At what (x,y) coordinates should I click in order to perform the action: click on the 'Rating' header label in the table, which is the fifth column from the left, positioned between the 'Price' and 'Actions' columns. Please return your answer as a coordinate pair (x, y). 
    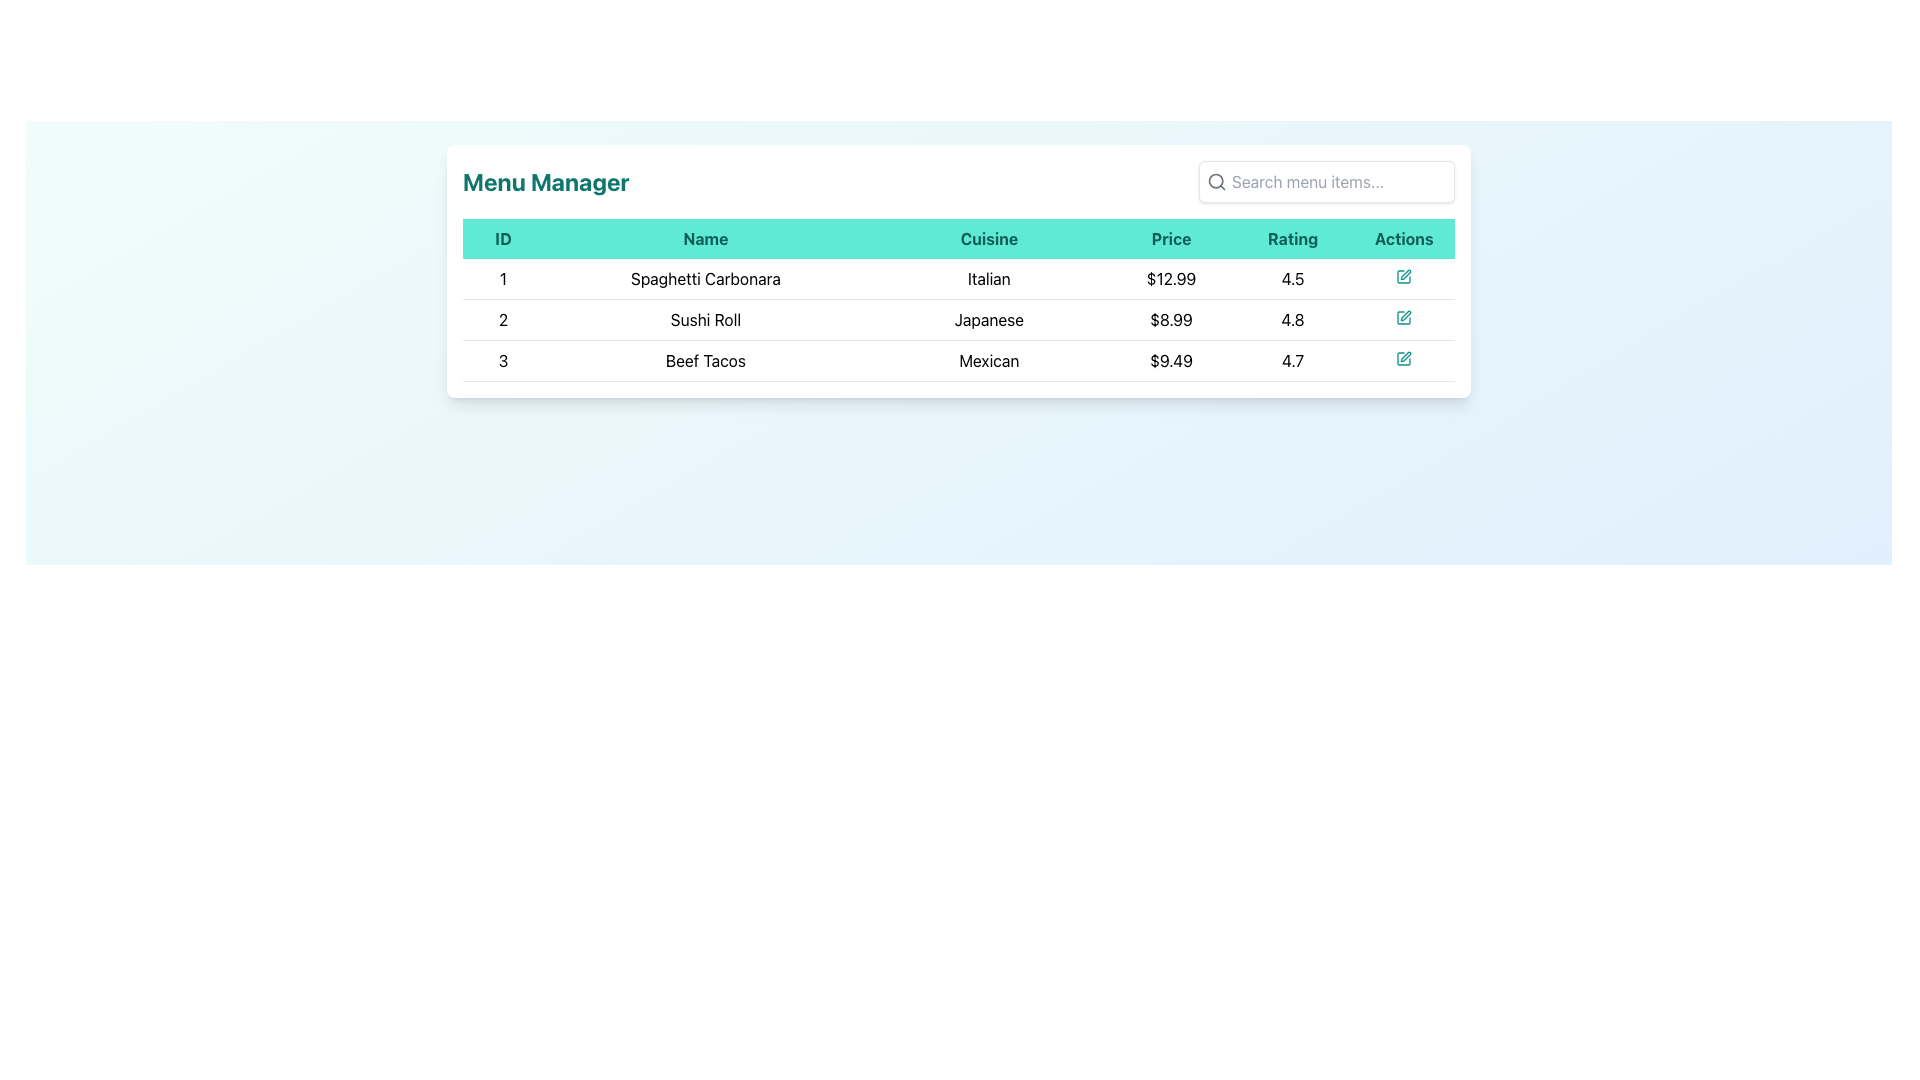
    Looking at the image, I should click on (1292, 238).